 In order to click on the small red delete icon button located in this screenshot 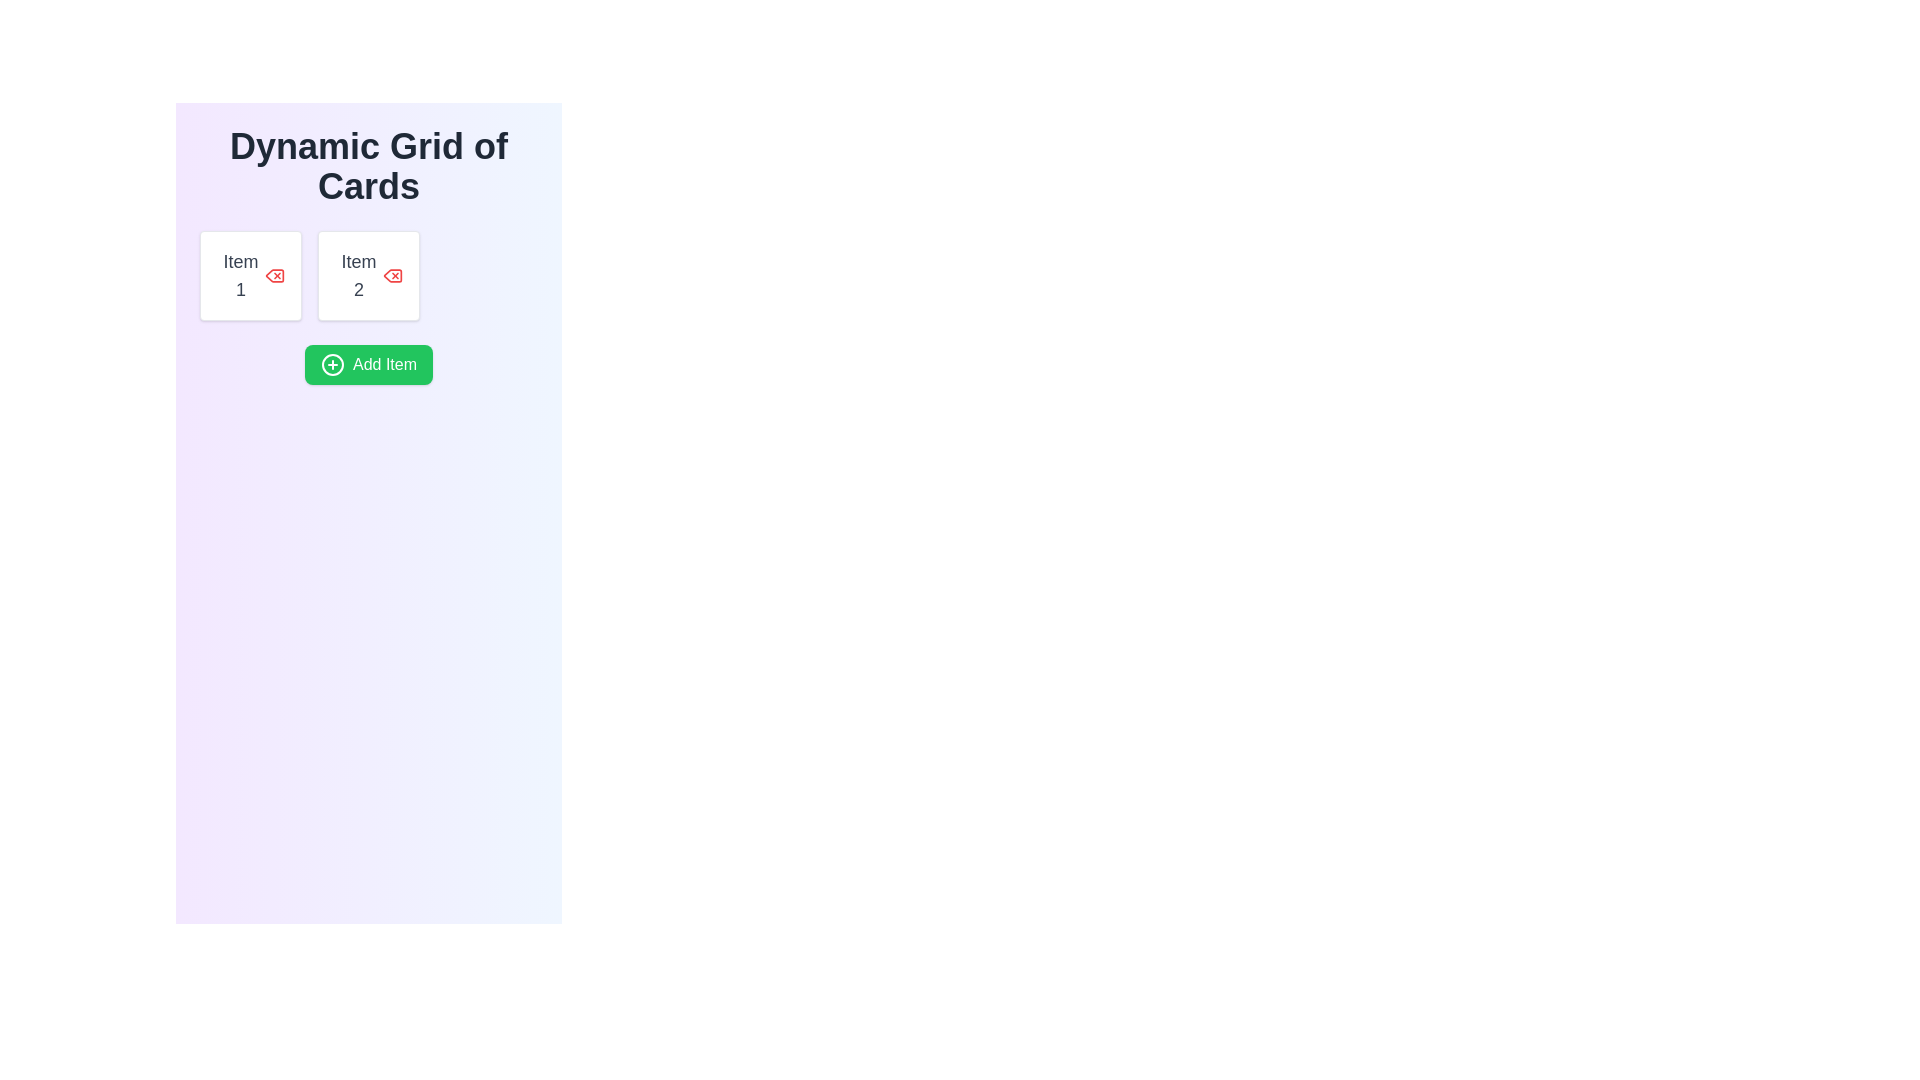, I will do `click(393, 276)`.